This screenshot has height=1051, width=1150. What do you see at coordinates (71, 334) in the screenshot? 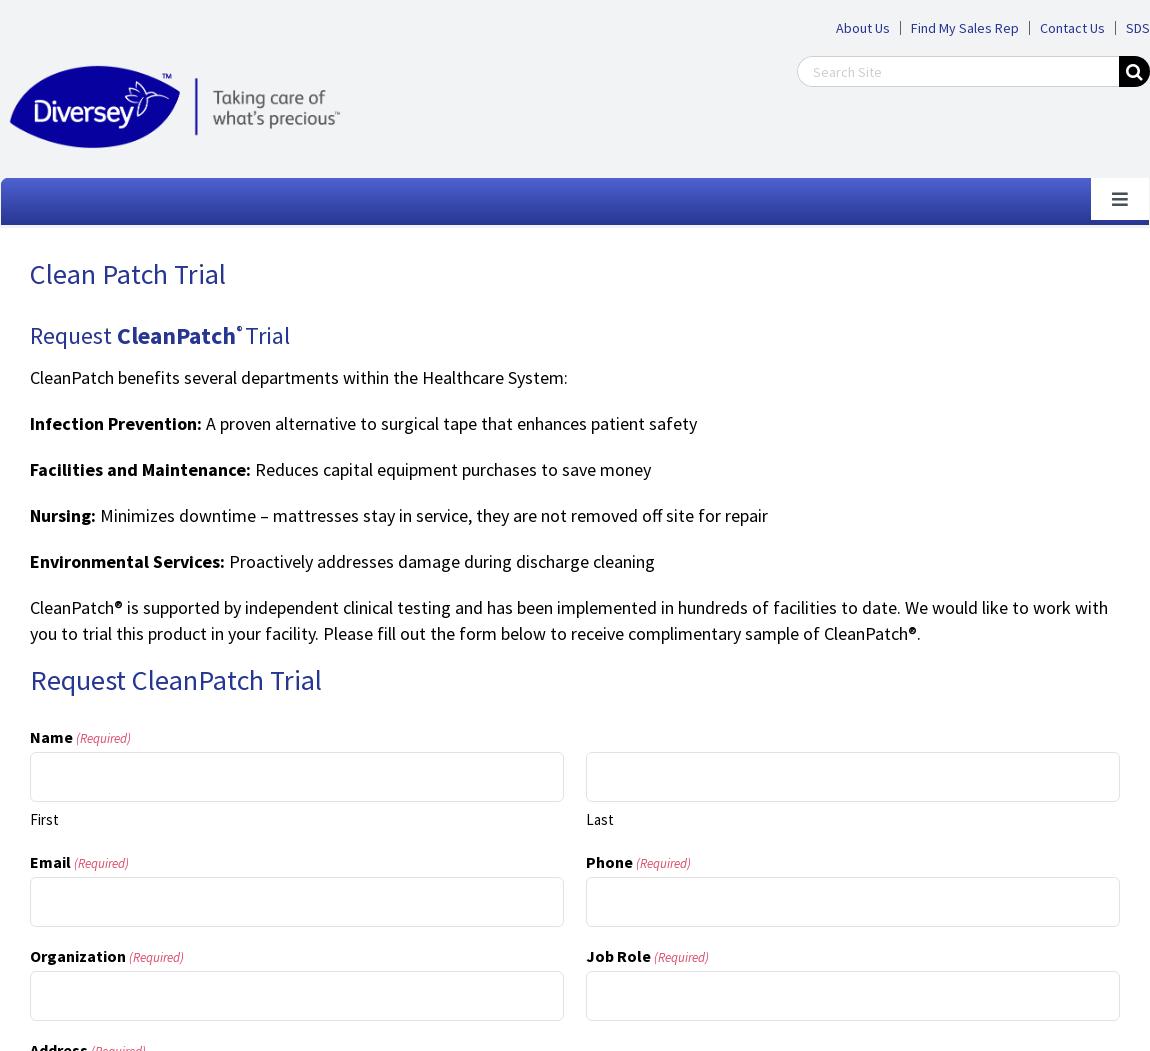
I see `'Request'` at bounding box center [71, 334].